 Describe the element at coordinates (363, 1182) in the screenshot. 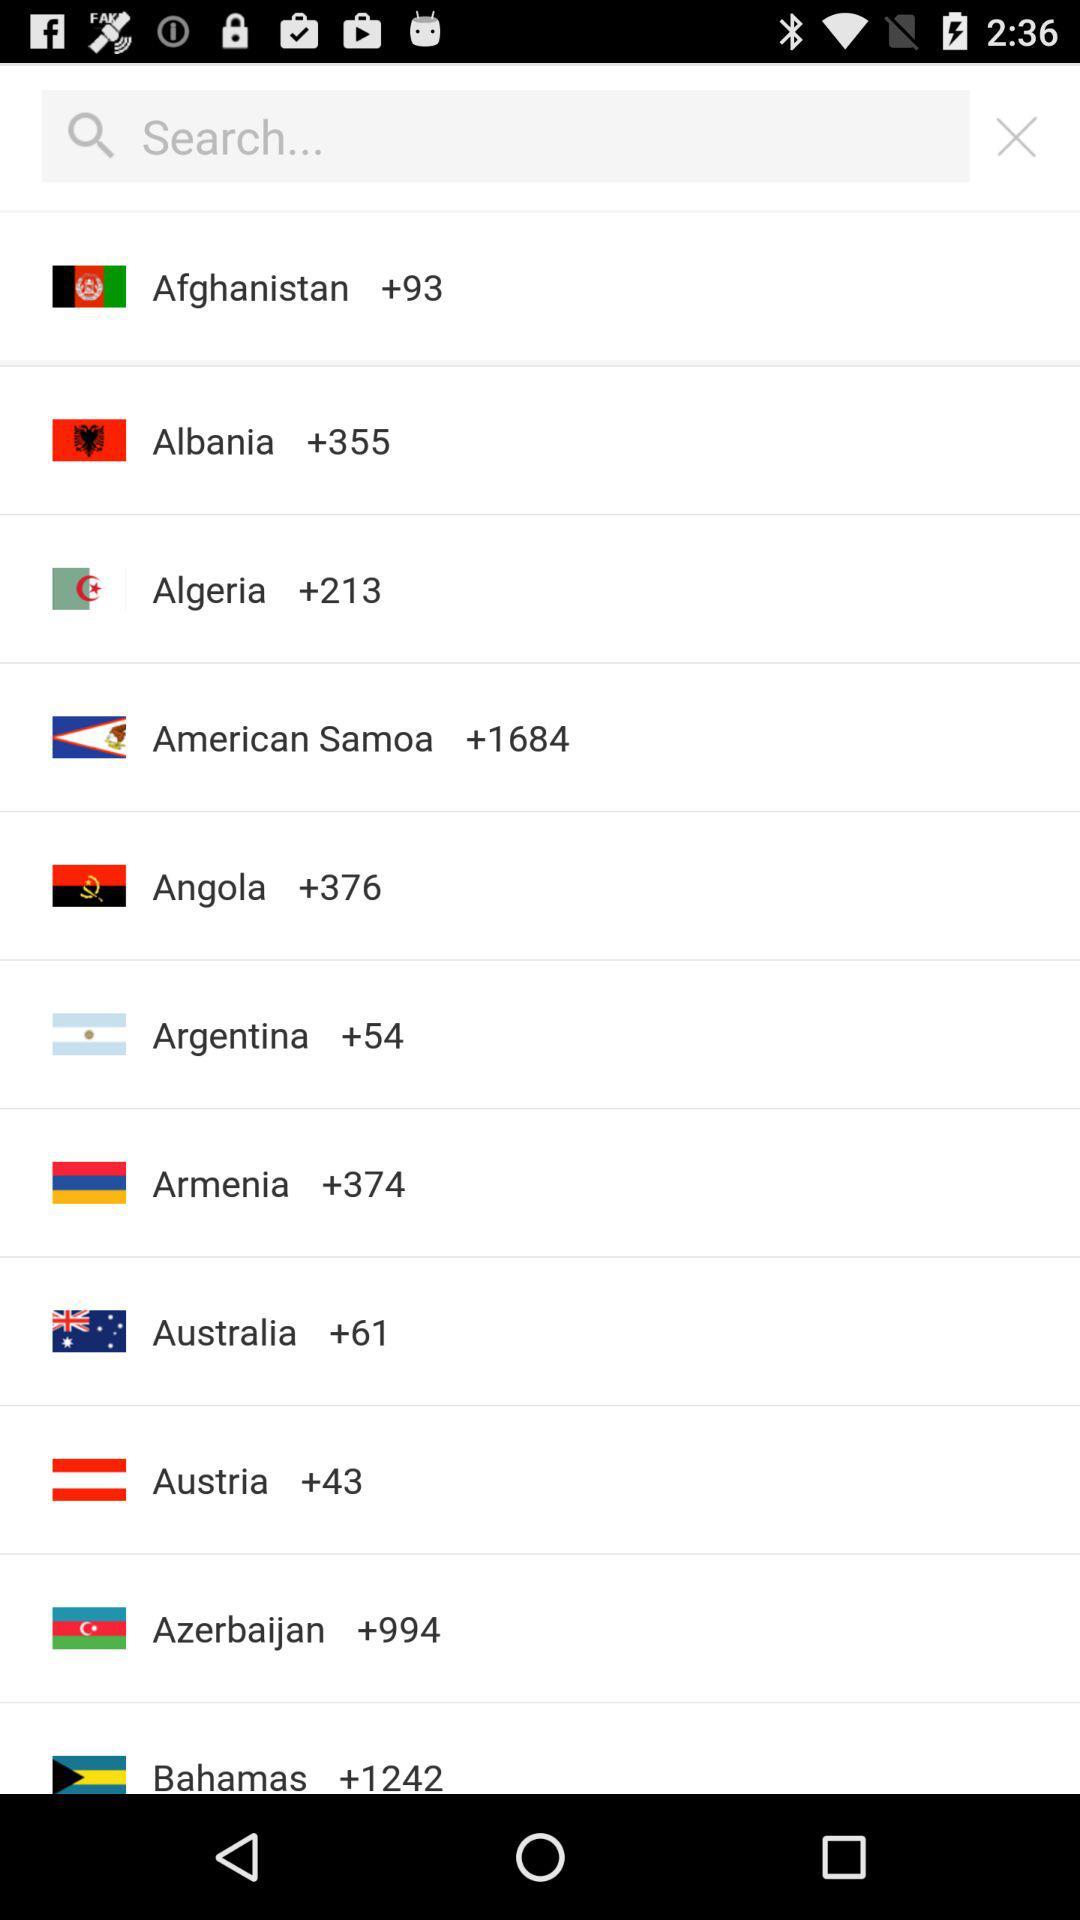

I see `the icon next to argentina item` at that location.